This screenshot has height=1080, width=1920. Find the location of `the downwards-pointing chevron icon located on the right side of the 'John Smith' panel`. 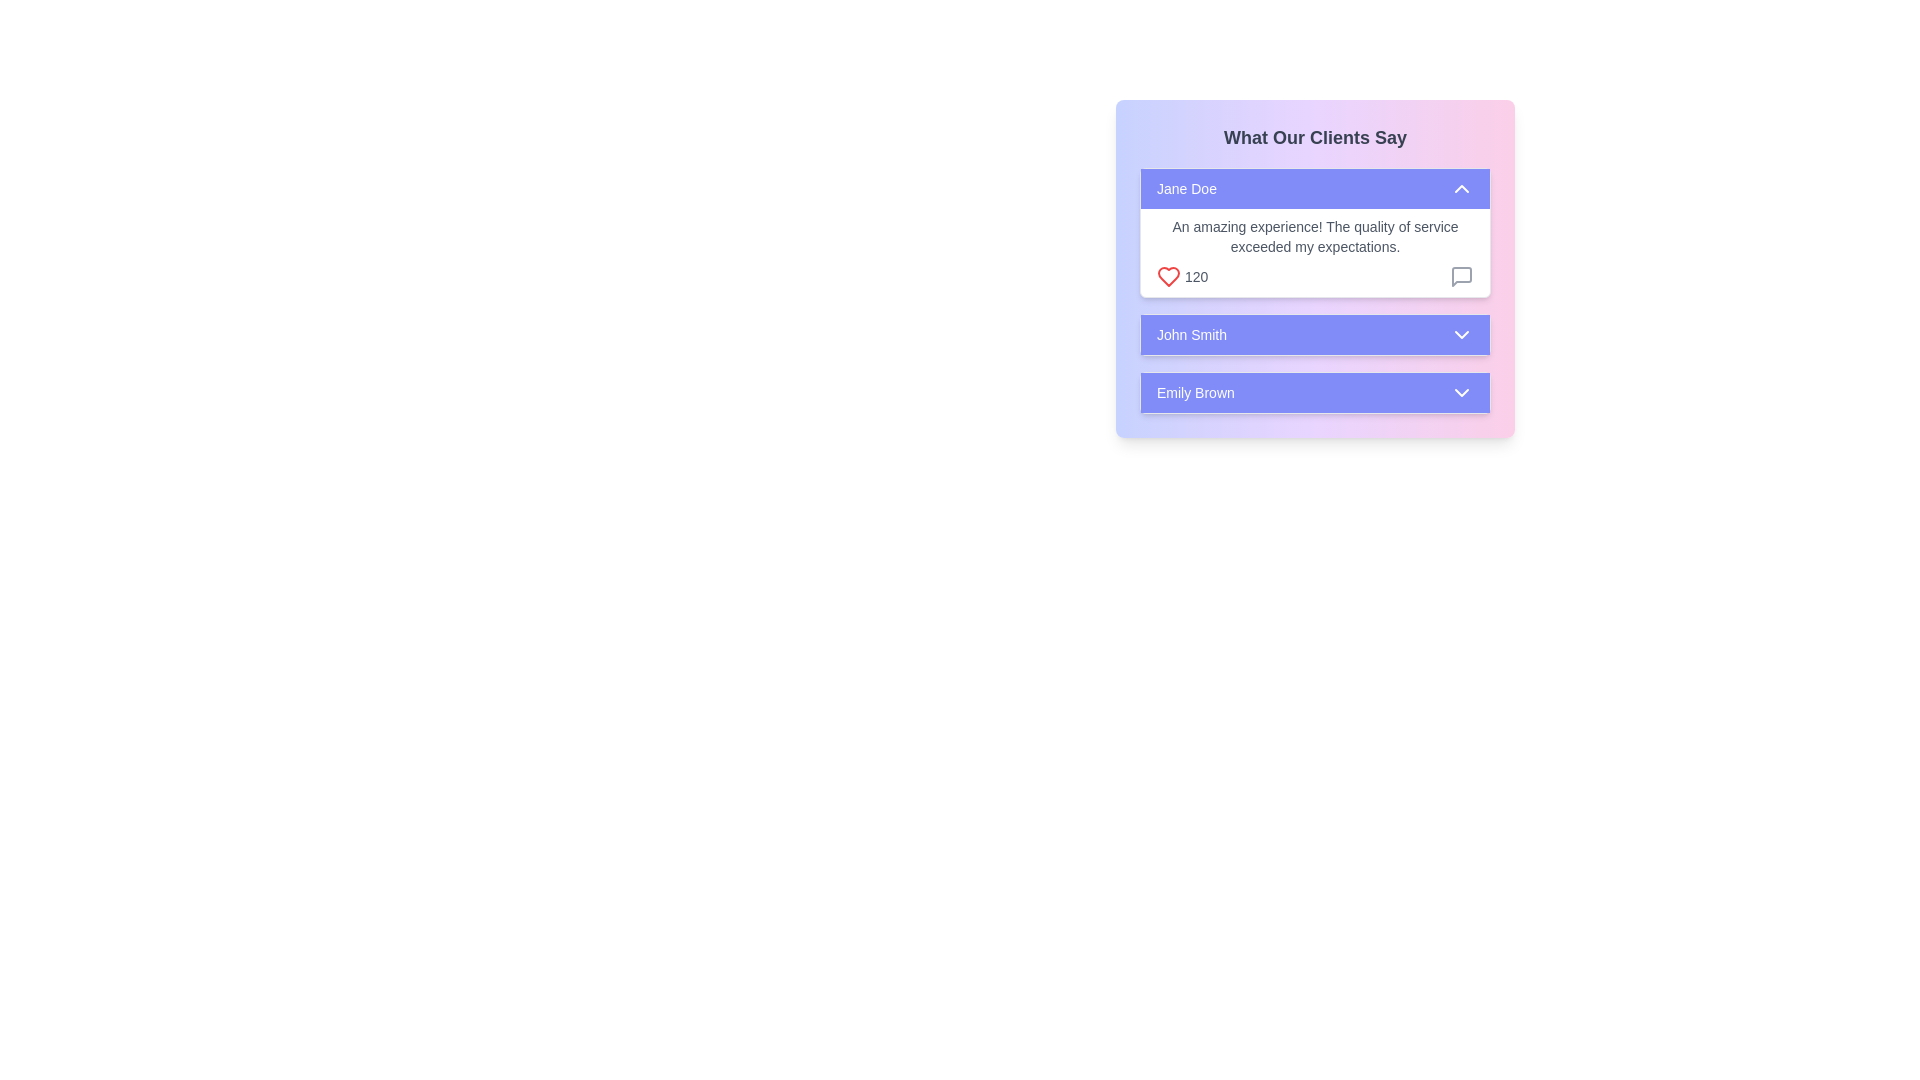

the downwards-pointing chevron icon located on the right side of the 'John Smith' panel is located at coordinates (1462, 334).